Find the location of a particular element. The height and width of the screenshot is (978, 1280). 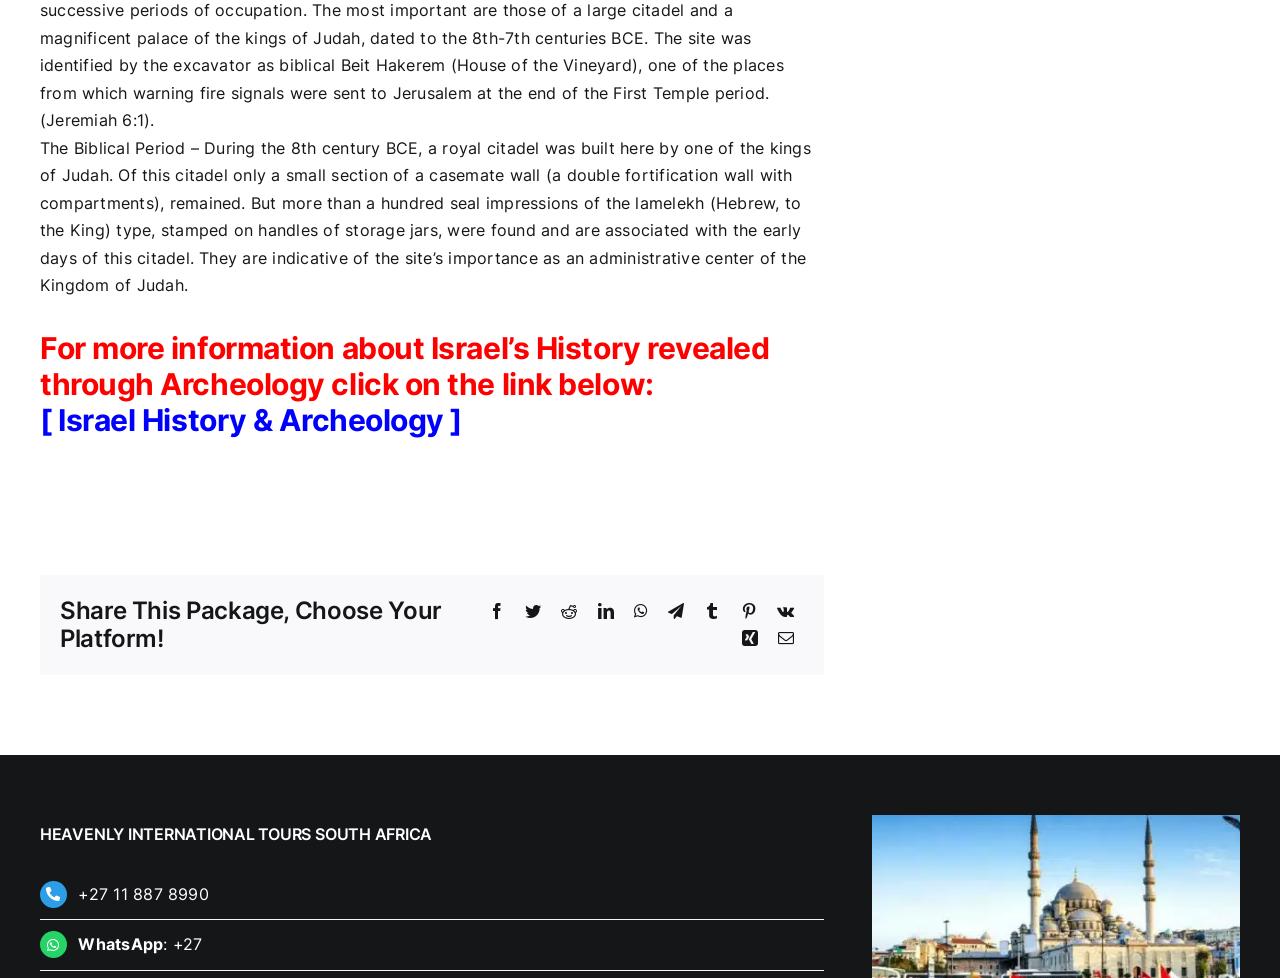

':' is located at coordinates (167, 942).